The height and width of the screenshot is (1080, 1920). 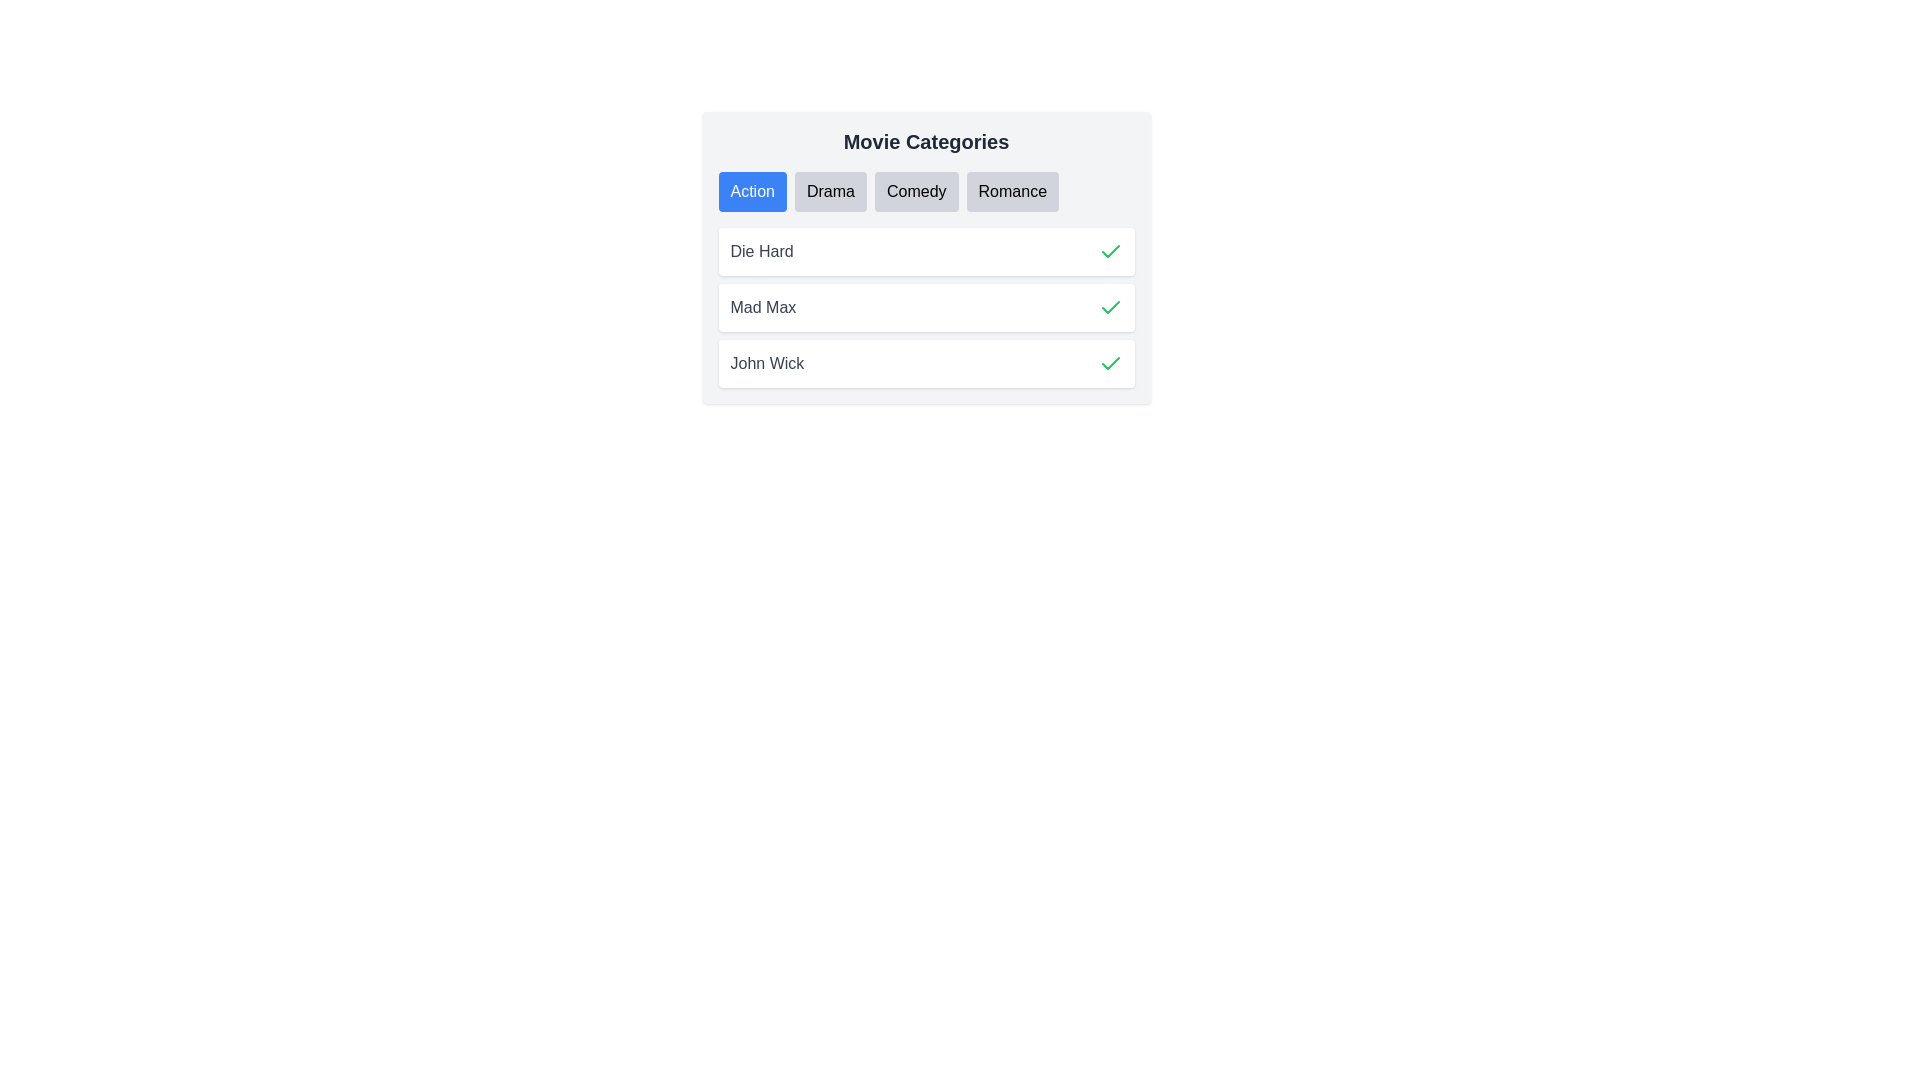 What do you see at coordinates (1109, 250) in the screenshot?
I see `the green checkmark icon indicating completion, positioned at the right end of the 'Mad Max' movie entry in the content list` at bounding box center [1109, 250].